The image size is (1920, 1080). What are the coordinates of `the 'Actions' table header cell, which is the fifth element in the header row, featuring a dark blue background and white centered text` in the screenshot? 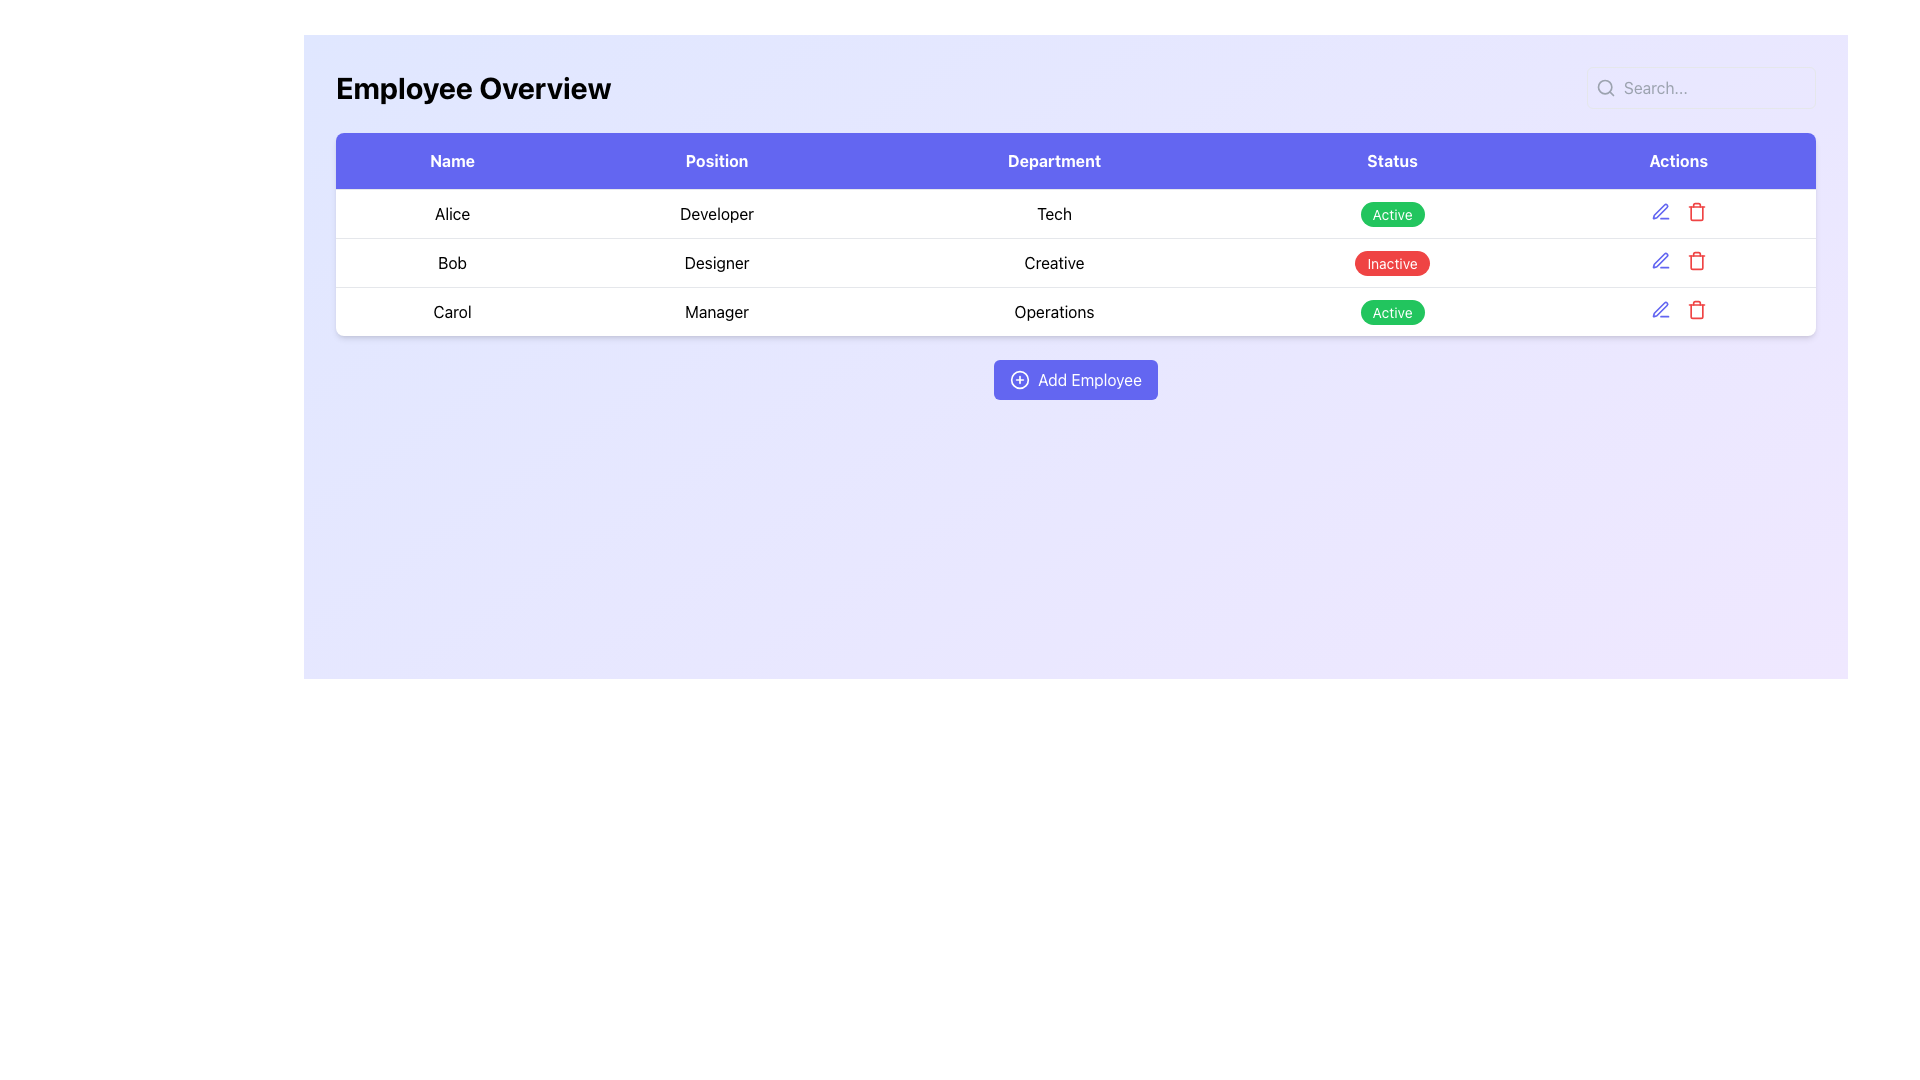 It's located at (1678, 160).